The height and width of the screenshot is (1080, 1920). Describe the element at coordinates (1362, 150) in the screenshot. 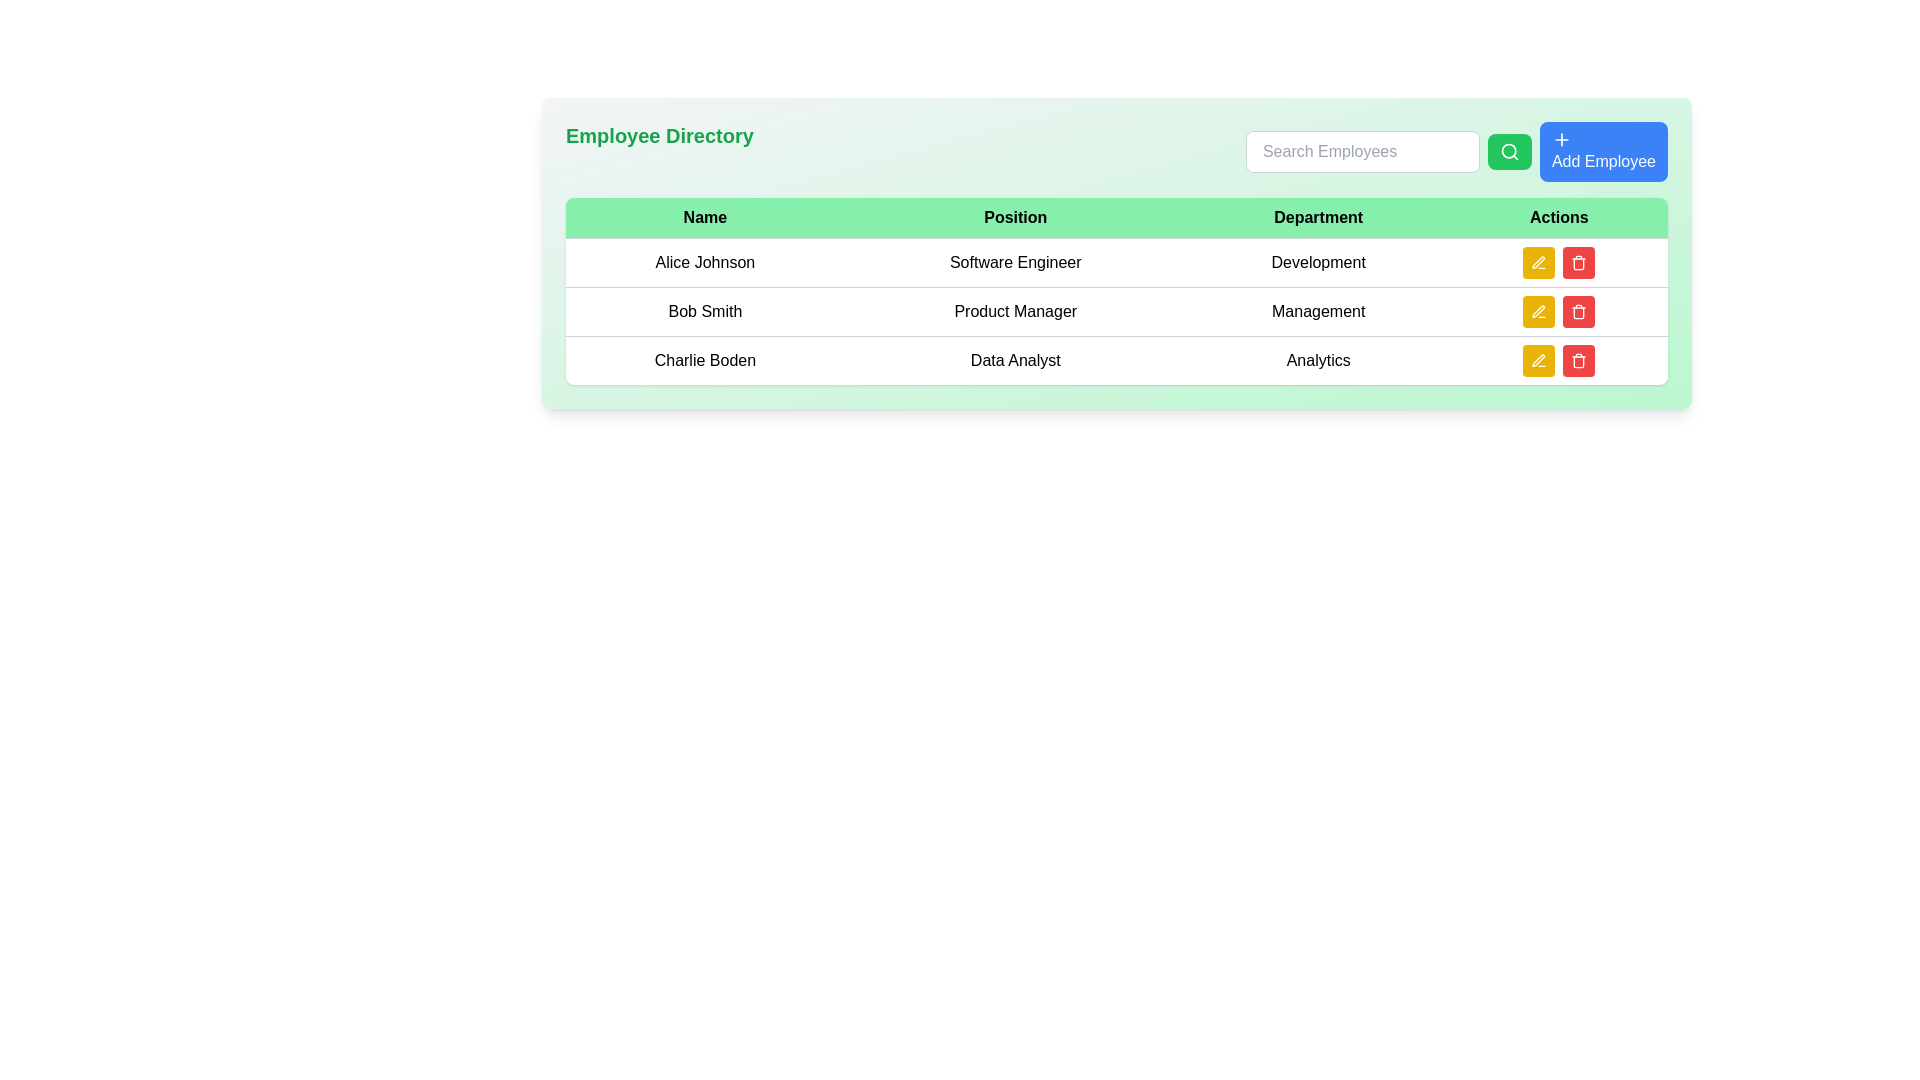

I see `the text input field styled with rounded corners and placeholder text 'Search Employees'` at that location.